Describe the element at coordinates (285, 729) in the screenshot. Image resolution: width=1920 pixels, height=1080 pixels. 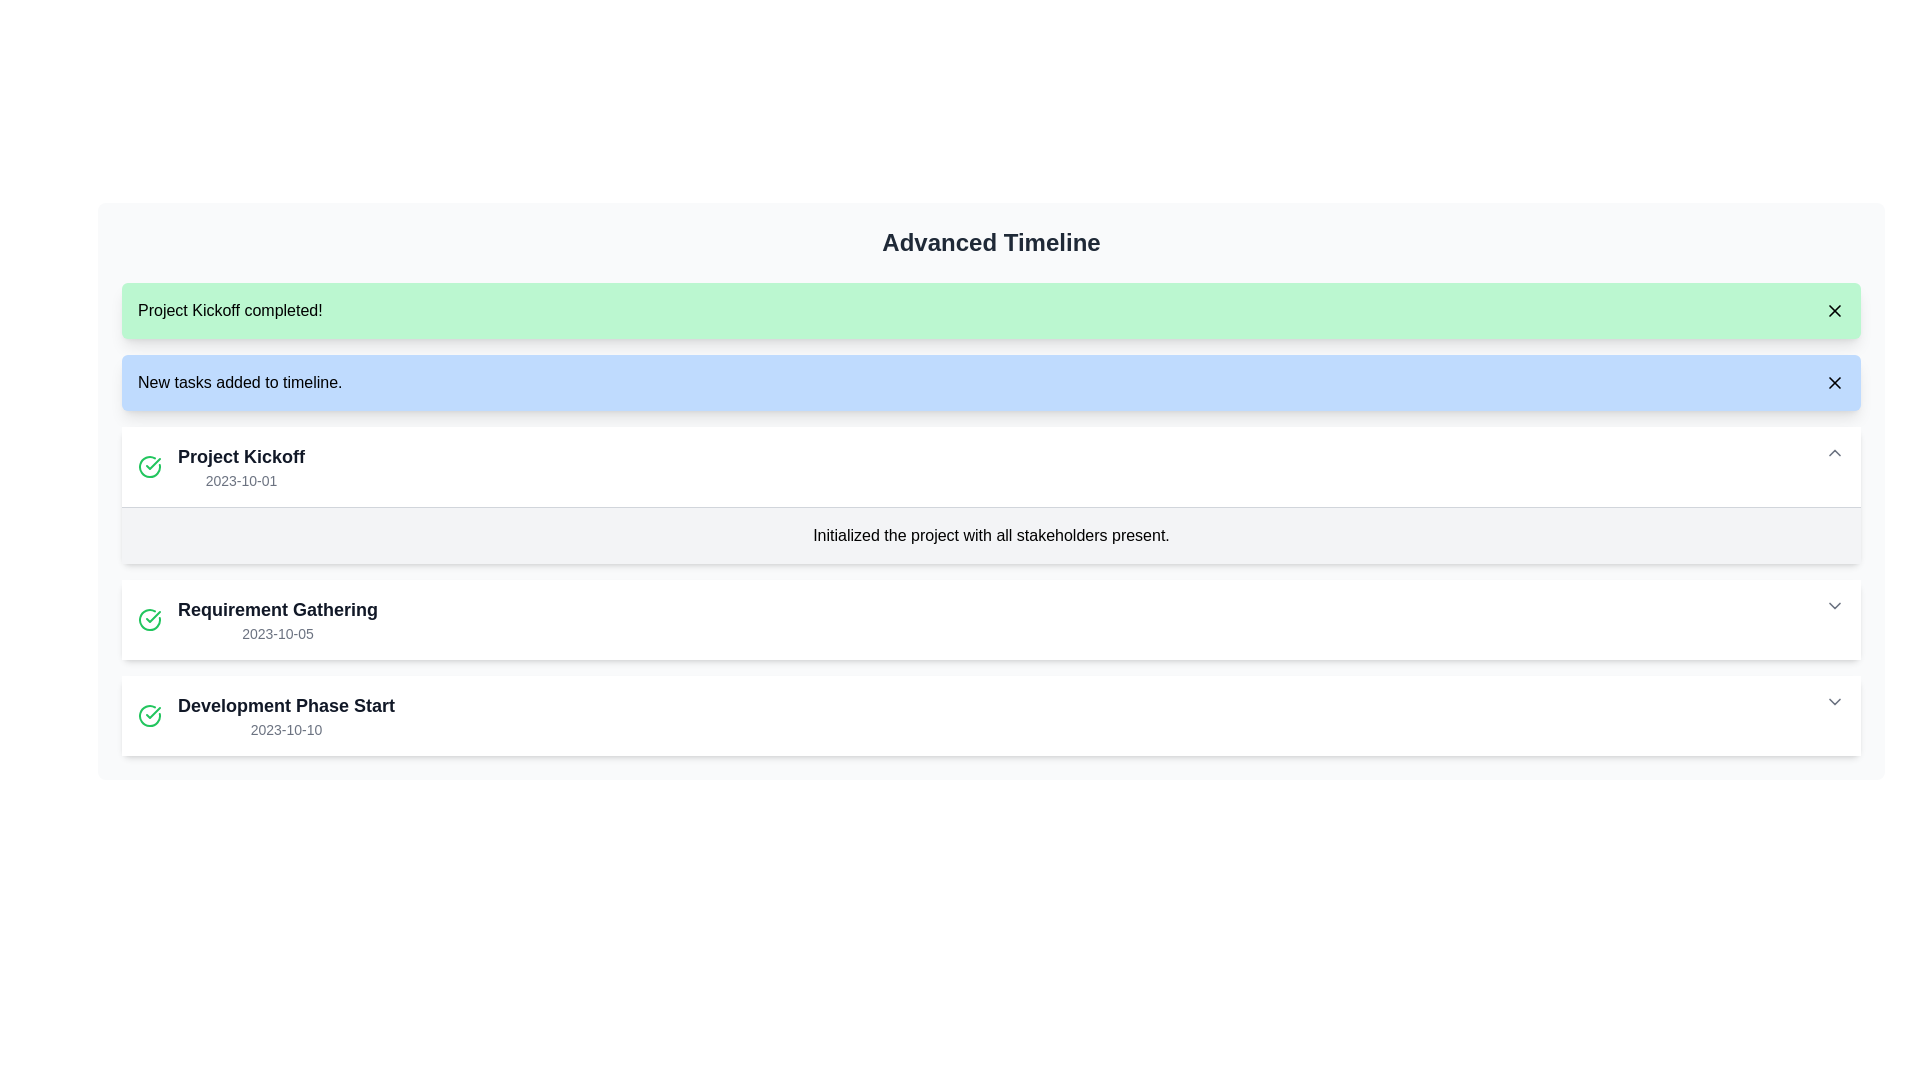
I see `the text element displaying the date '2023-10-10', which is positioned below 'Development Phase Start' in the timeline list under 'Advanced Timeline'` at that location.